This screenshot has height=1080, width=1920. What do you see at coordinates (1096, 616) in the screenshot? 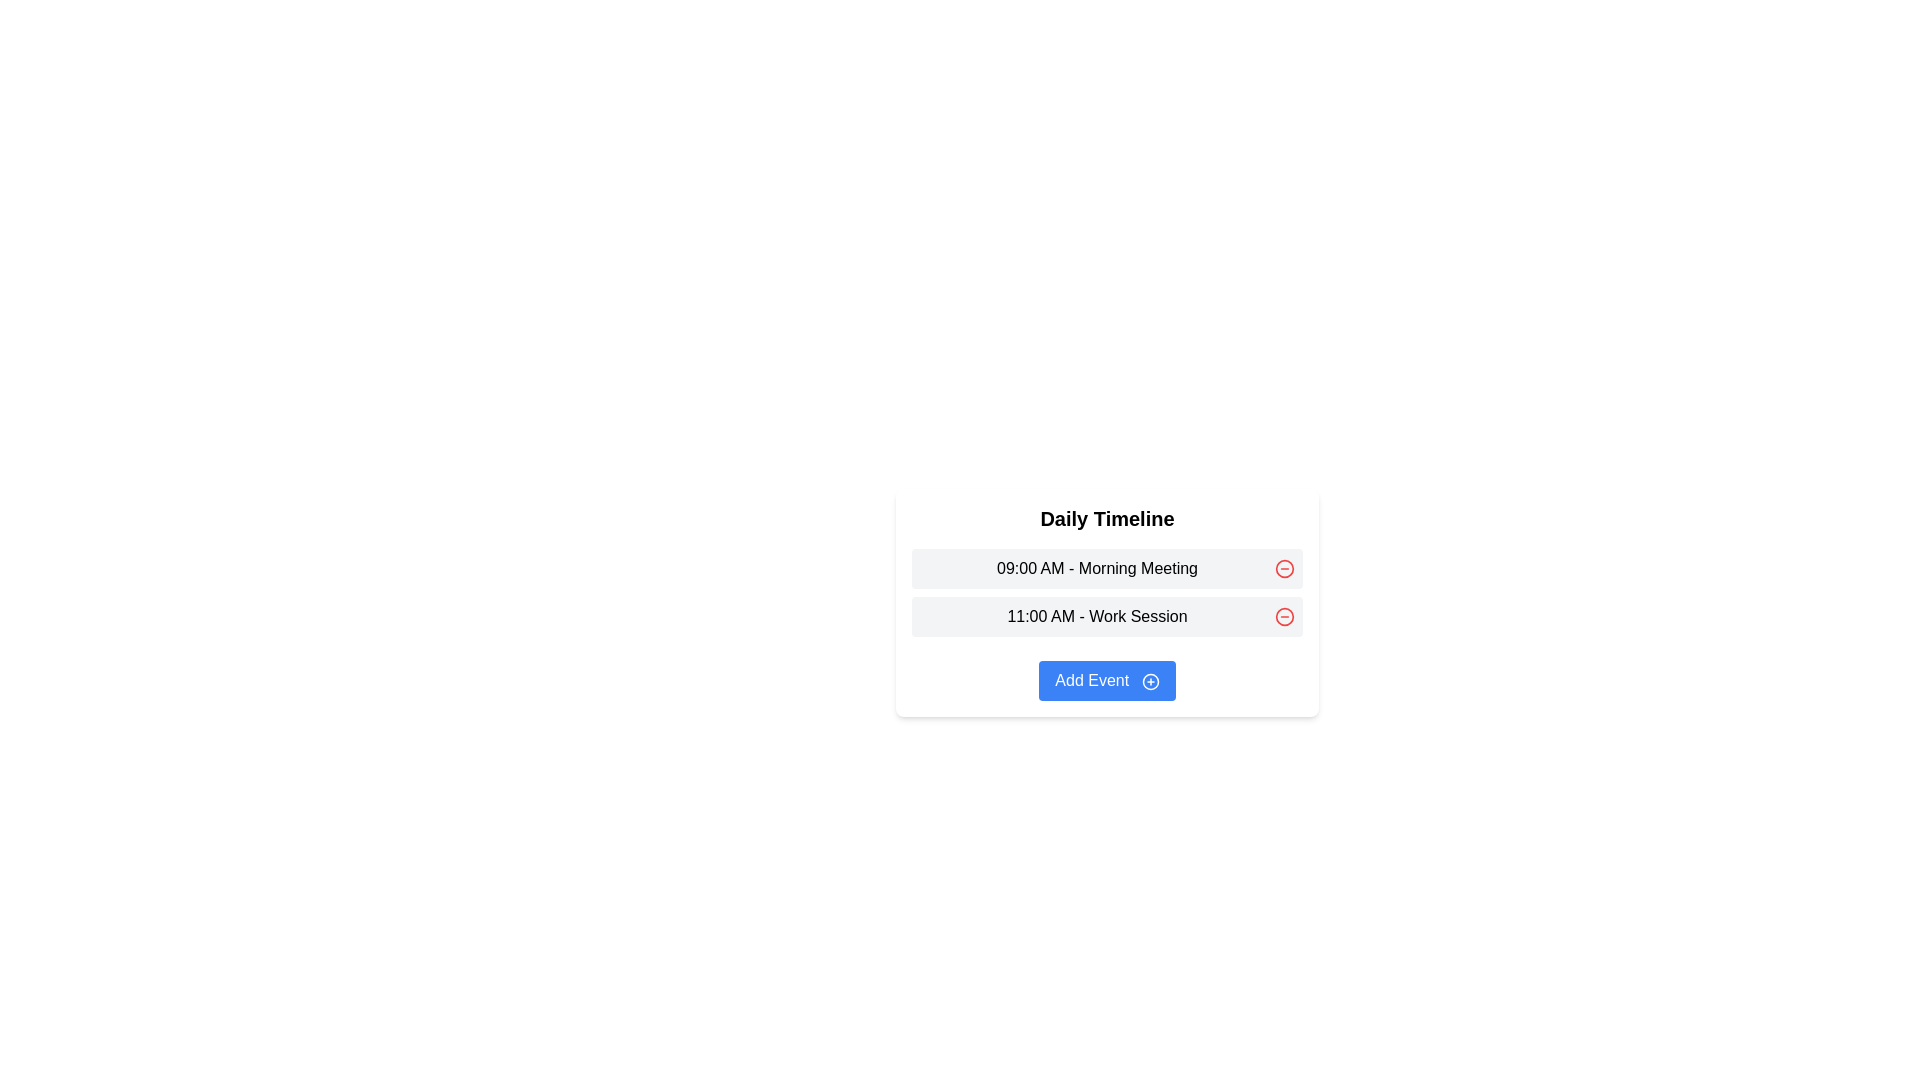
I see `the text label displaying '11:00 AM - Work Session', which is centrally aligned within the light gray background section of the timeline interface` at bounding box center [1096, 616].